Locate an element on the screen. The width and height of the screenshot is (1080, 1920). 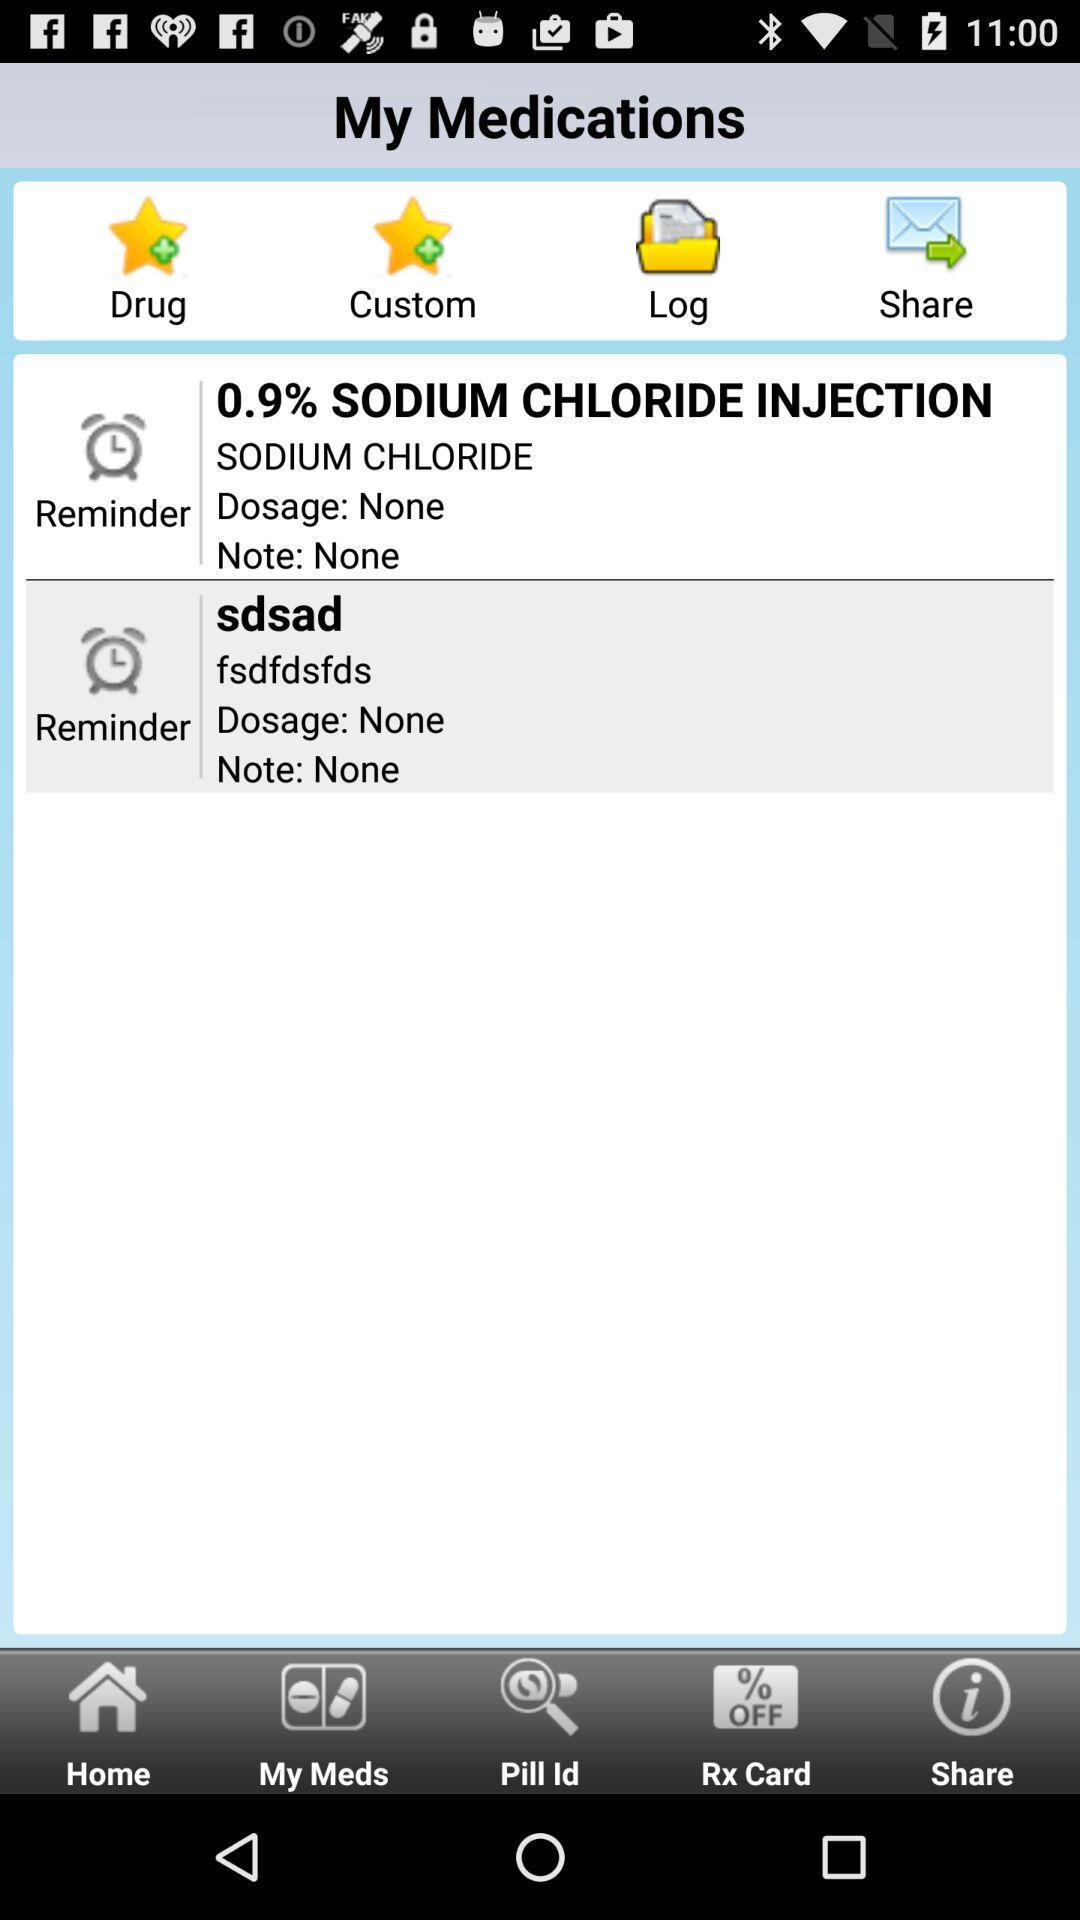
item to the left of the share item is located at coordinates (756, 1719).